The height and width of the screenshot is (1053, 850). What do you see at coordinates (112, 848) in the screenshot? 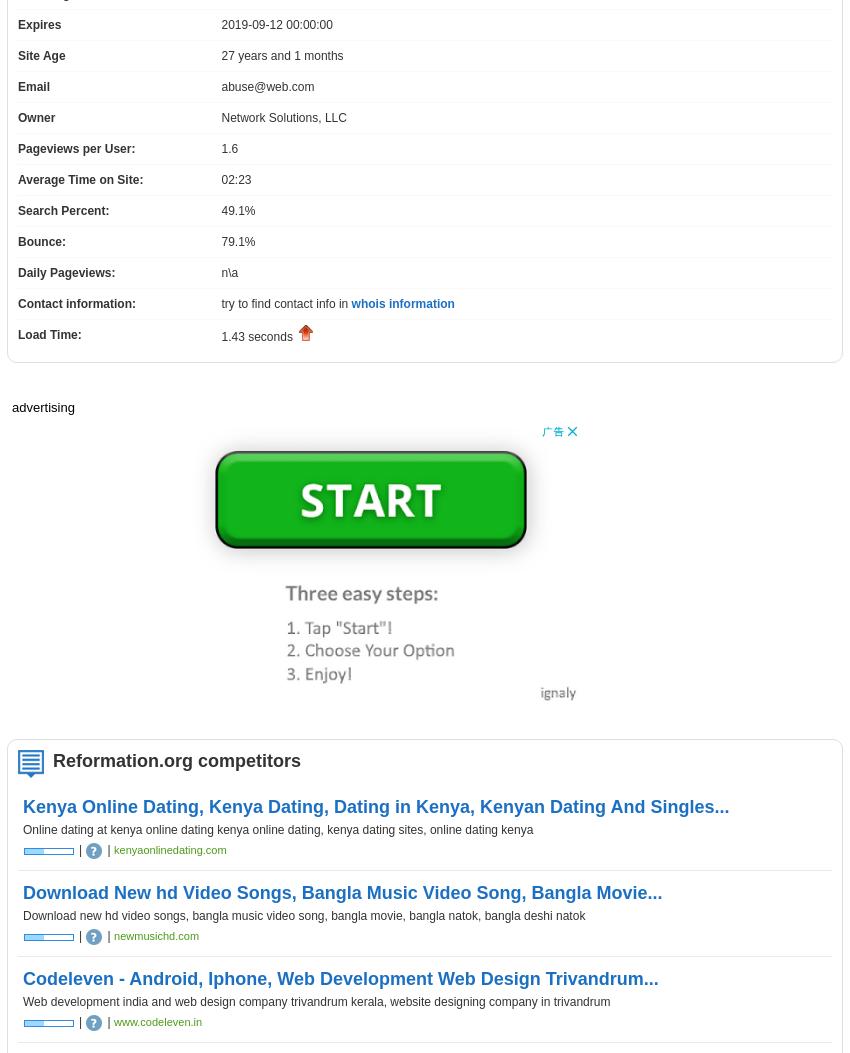
I see `'kenyaonlinedating.com'` at bounding box center [112, 848].